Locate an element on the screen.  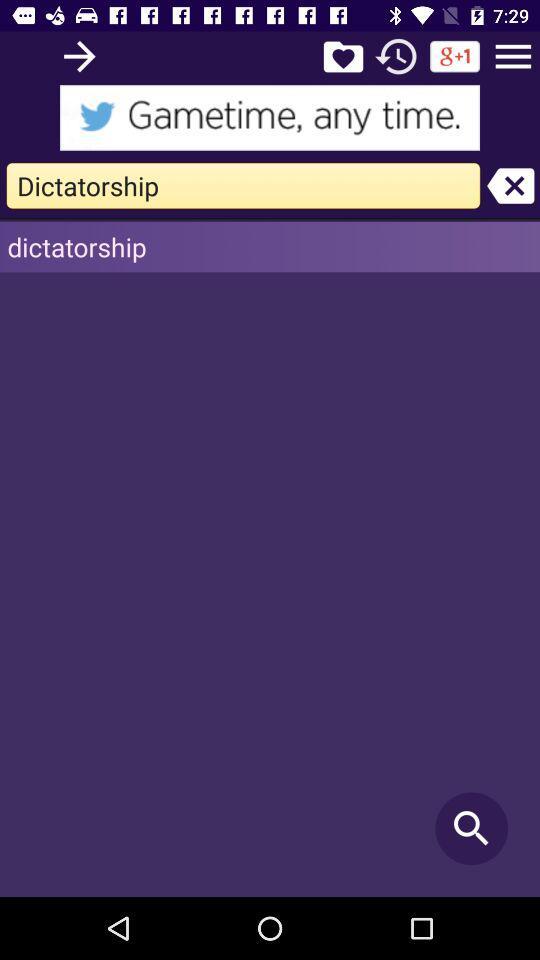
the history icon is located at coordinates (396, 55).